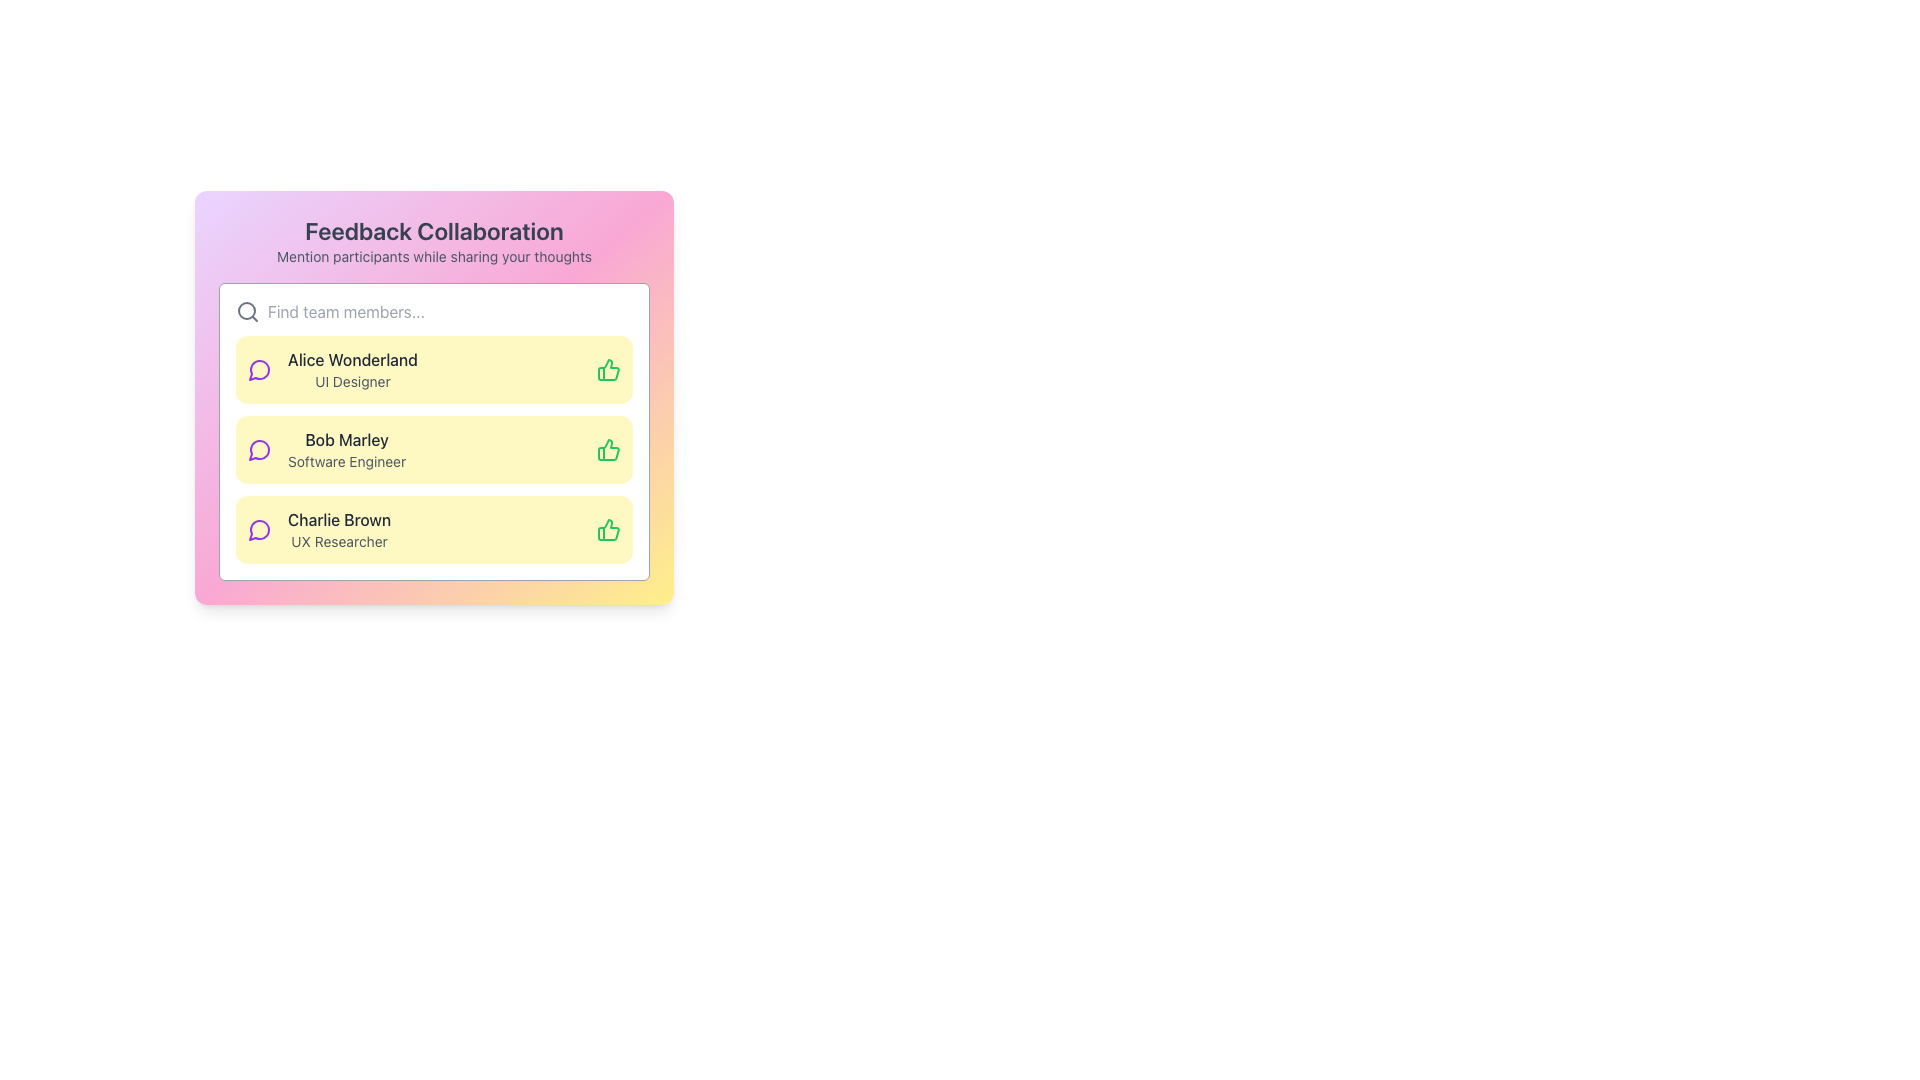 The width and height of the screenshot is (1920, 1080). Describe the element at coordinates (339, 542) in the screenshot. I see `the Text Label displaying 'UX Researcher', which is located beneath 'Charlie Brown' in the 'Feedback Collaboration' card` at that location.